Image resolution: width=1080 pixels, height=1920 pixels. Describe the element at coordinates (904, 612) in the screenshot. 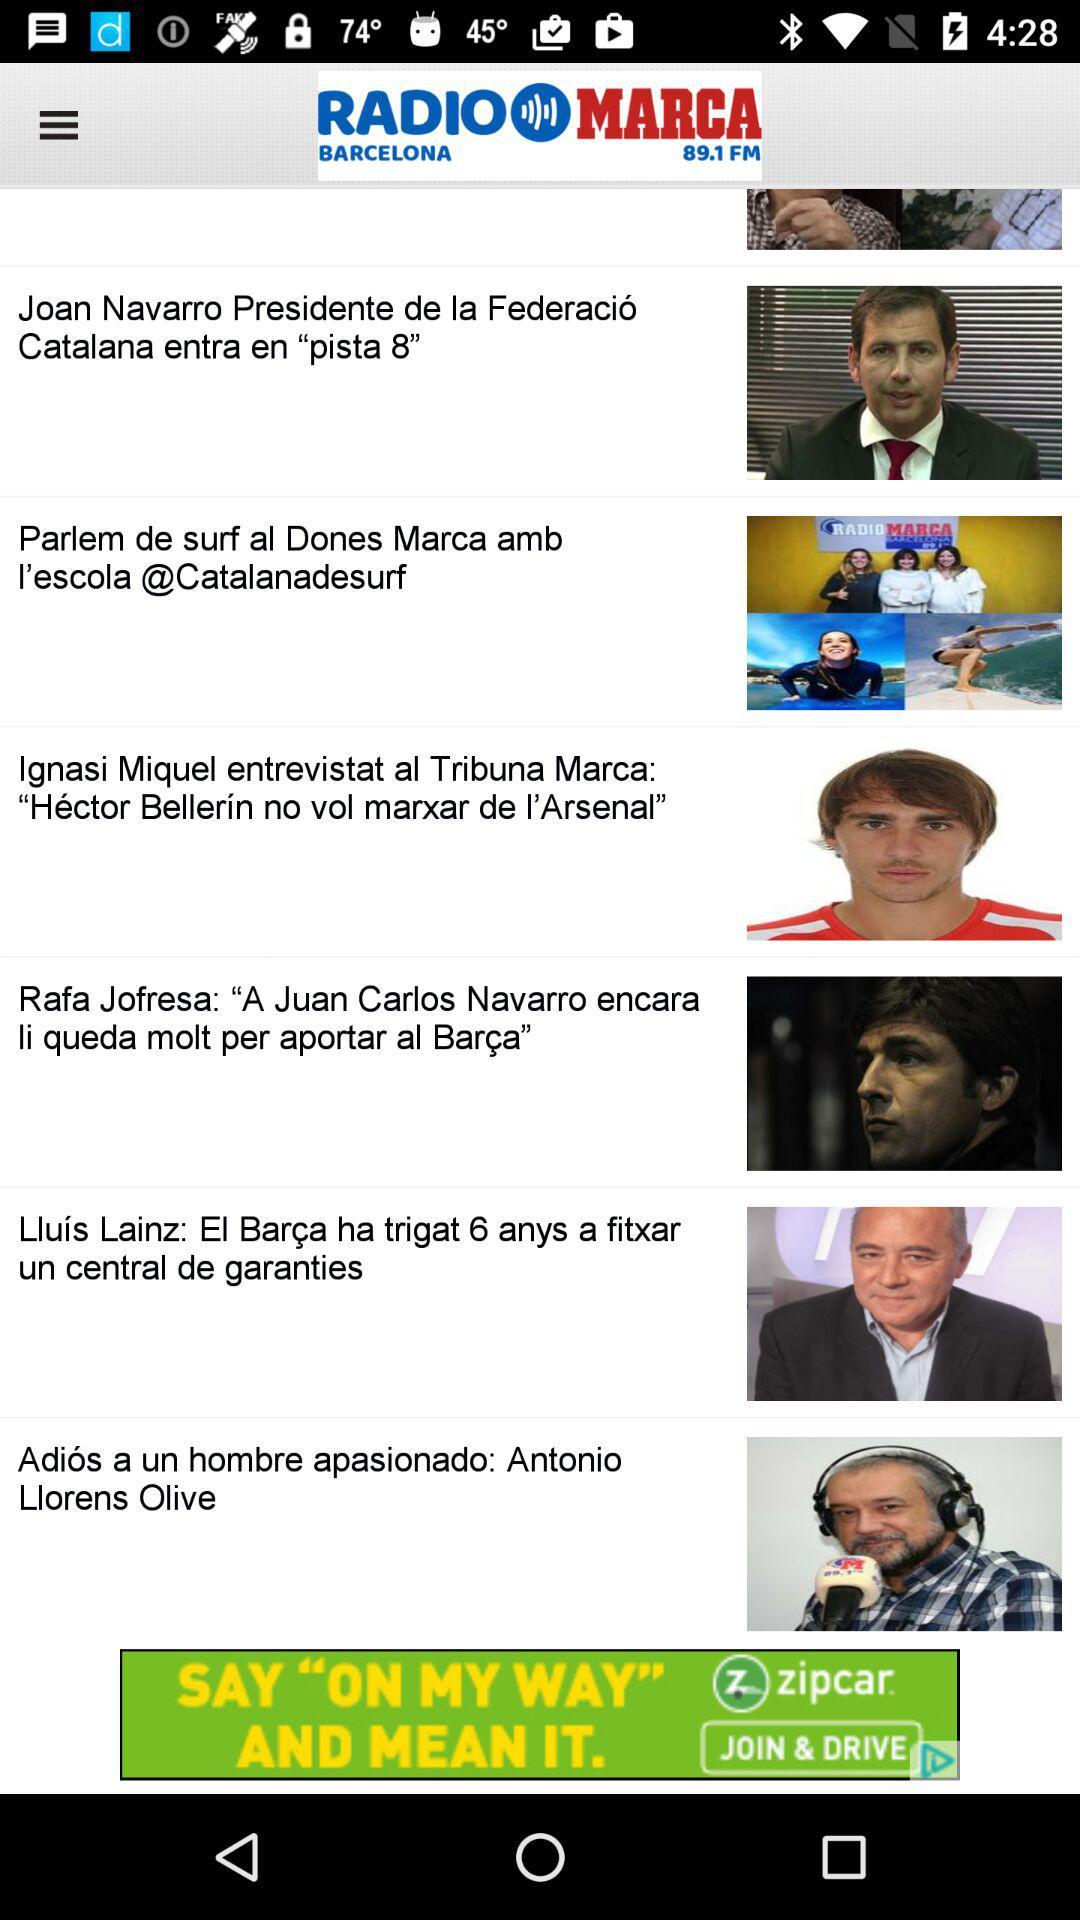

I see `the image beside parlem de surf al dones marca amb iescola catalanadesurf` at that location.